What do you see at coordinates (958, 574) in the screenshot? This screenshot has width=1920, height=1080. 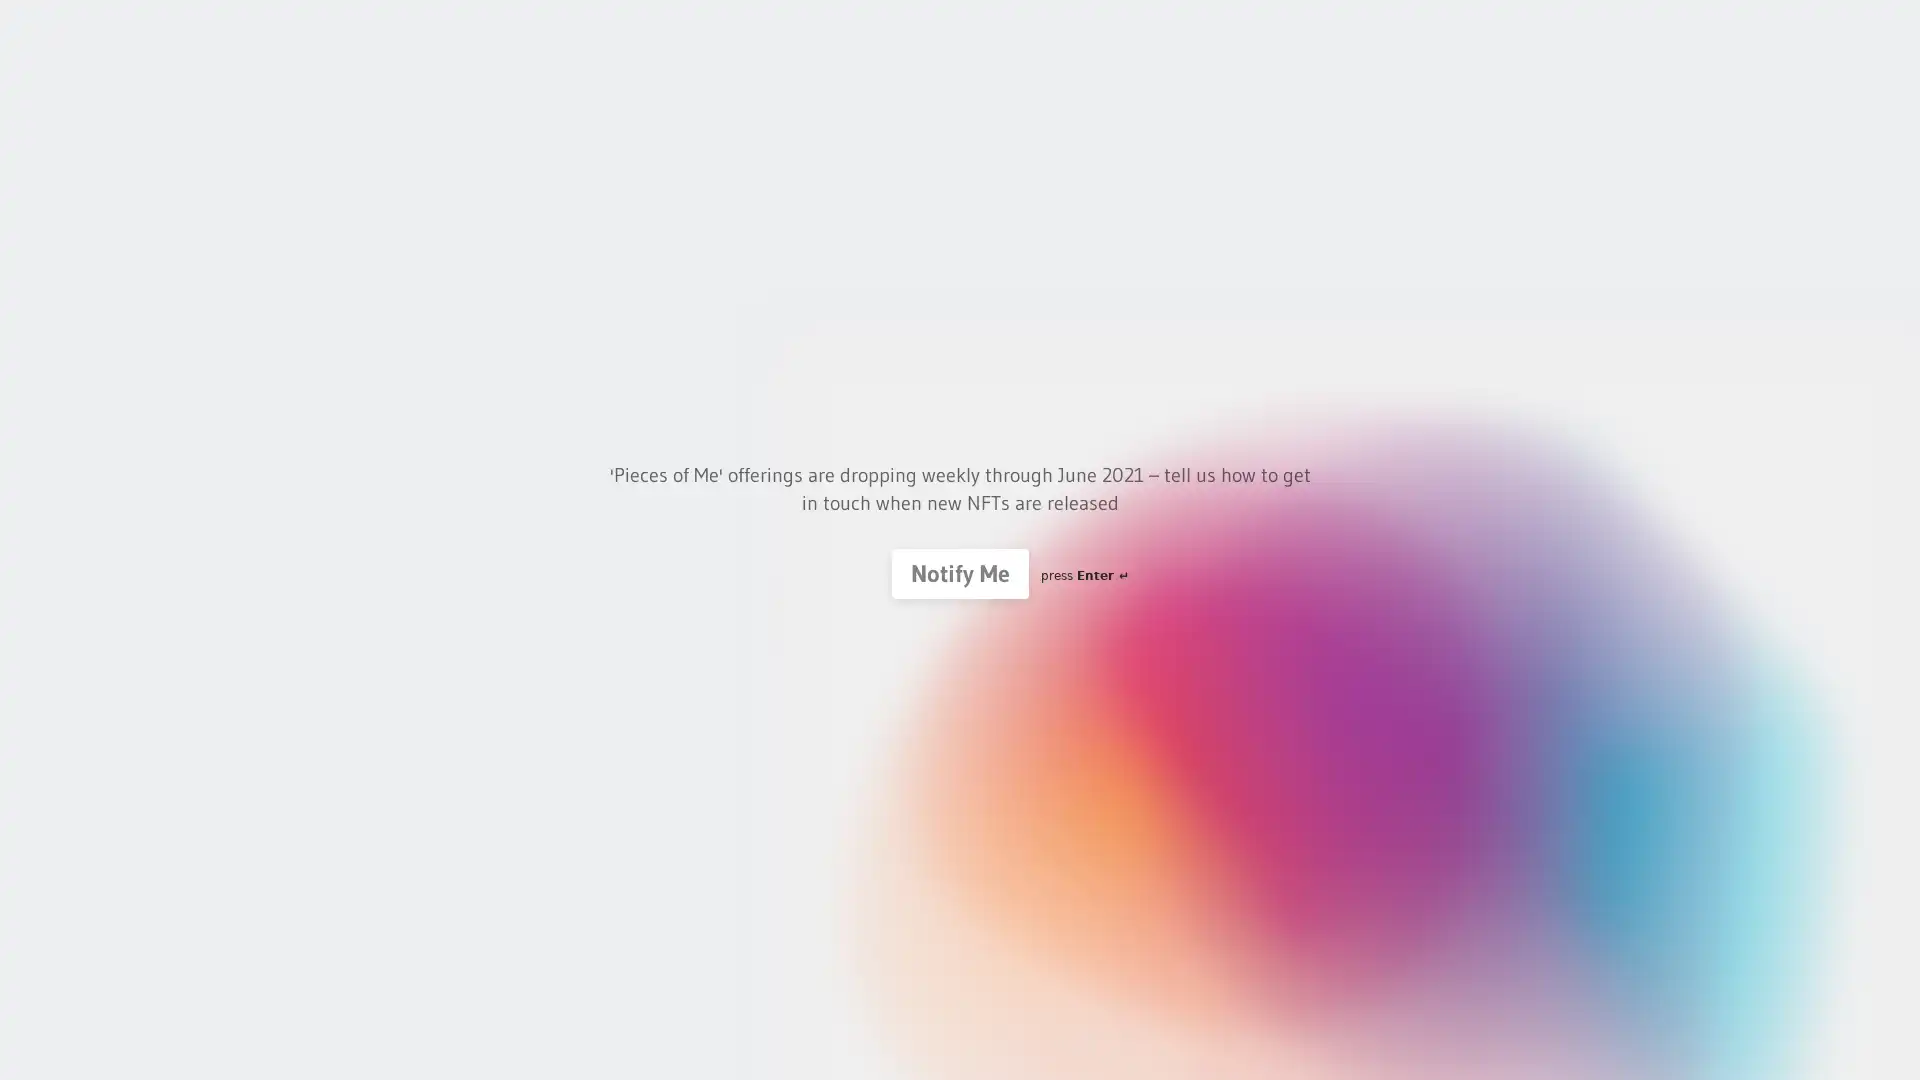 I see `Notify Me` at bounding box center [958, 574].